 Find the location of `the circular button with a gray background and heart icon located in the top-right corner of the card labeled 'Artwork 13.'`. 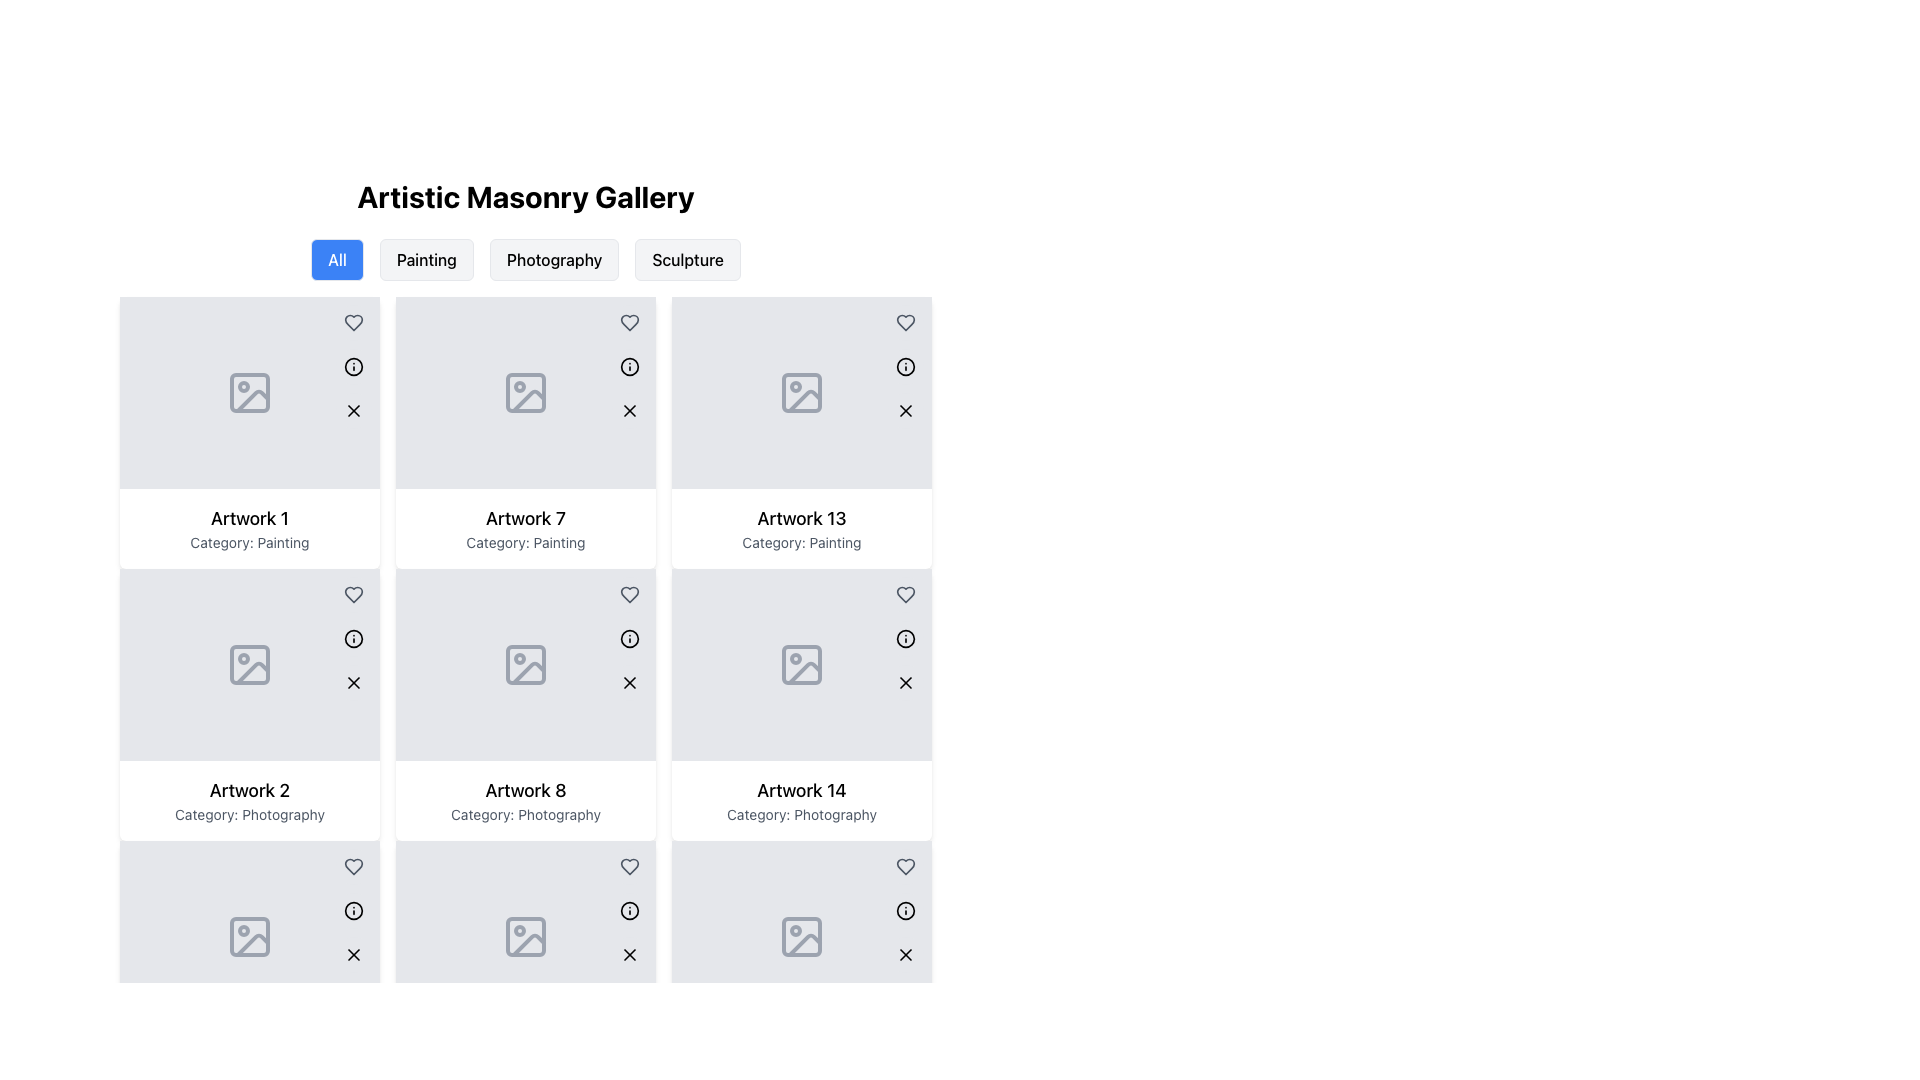

the circular button with a gray background and heart icon located in the top-right corner of the card labeled 'Artwork 13.' is located at coordinates (905, 593).